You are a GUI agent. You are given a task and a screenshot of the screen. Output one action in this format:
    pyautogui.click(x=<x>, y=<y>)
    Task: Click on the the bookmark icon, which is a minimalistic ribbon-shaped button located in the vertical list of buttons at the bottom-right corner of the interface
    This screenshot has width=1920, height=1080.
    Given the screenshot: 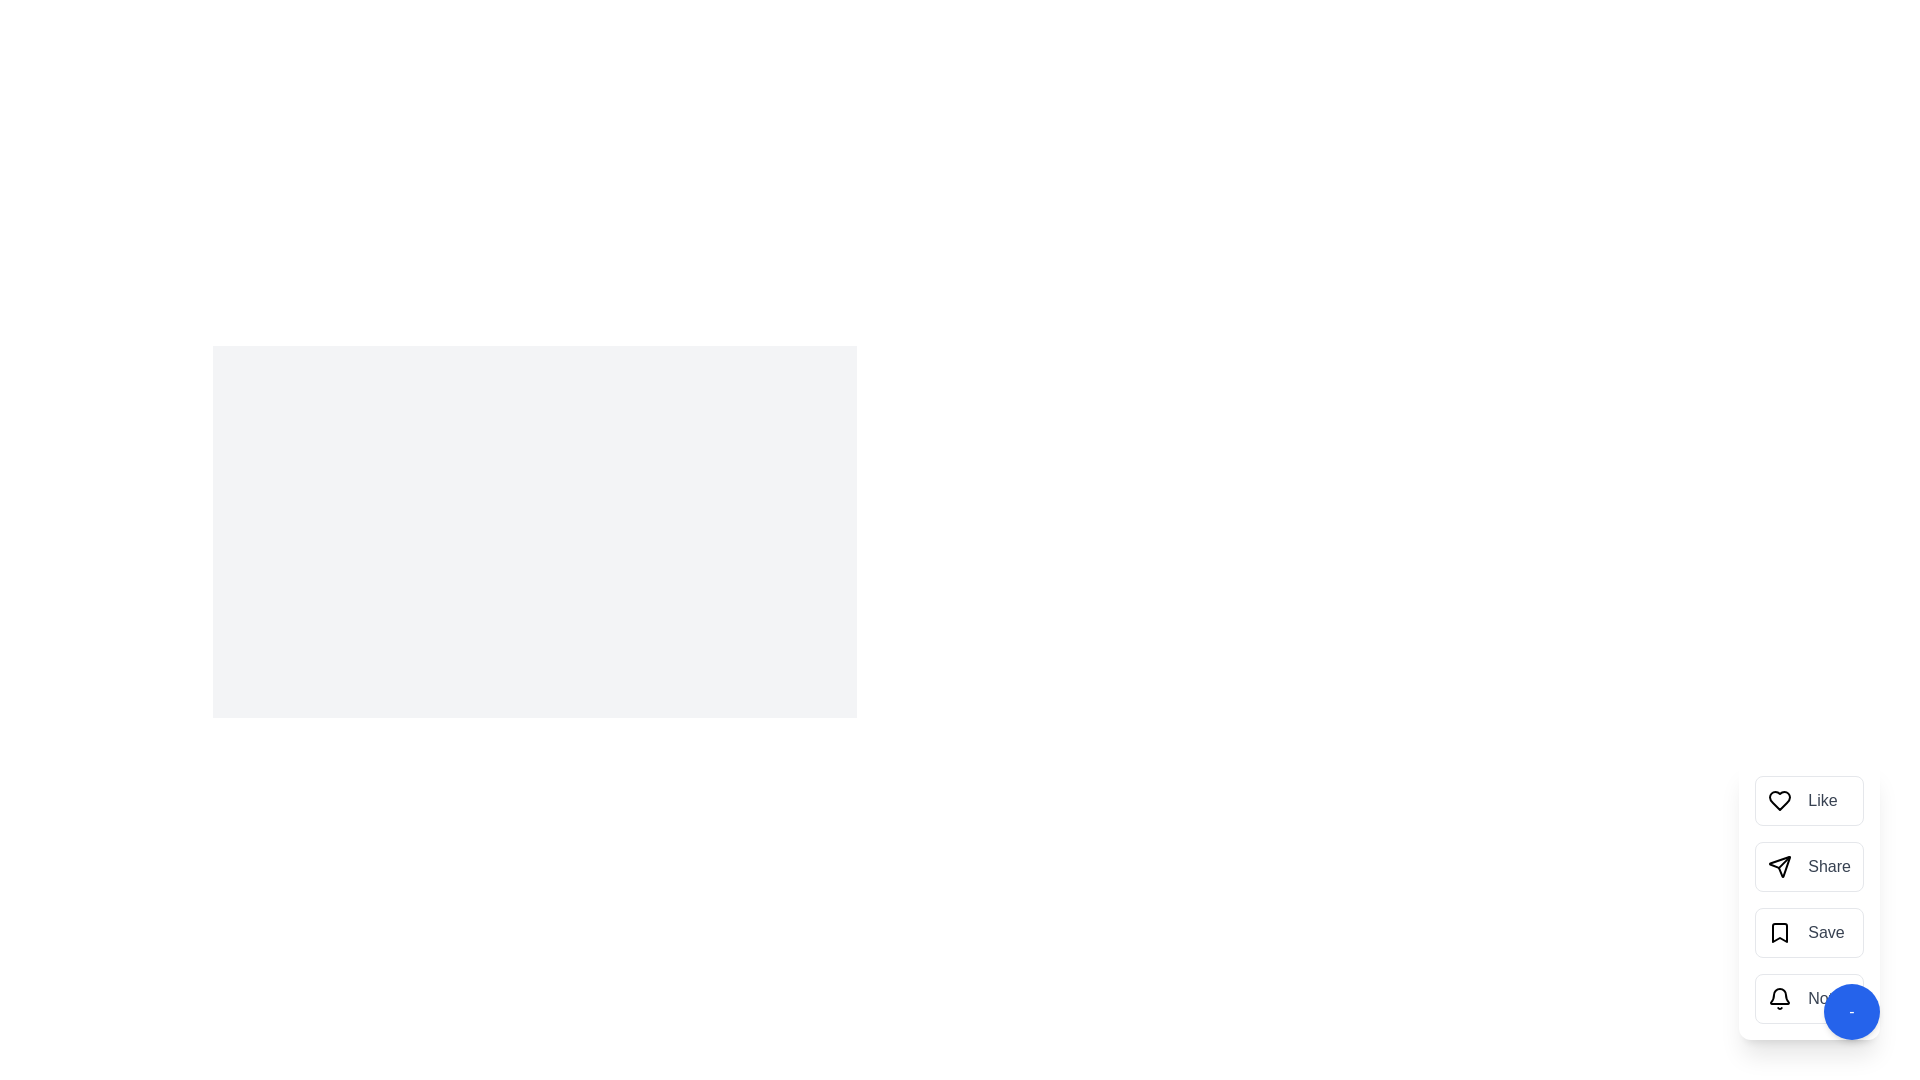 What is the action you would take?
    pyautogui.click(x=1780, y=933)
    